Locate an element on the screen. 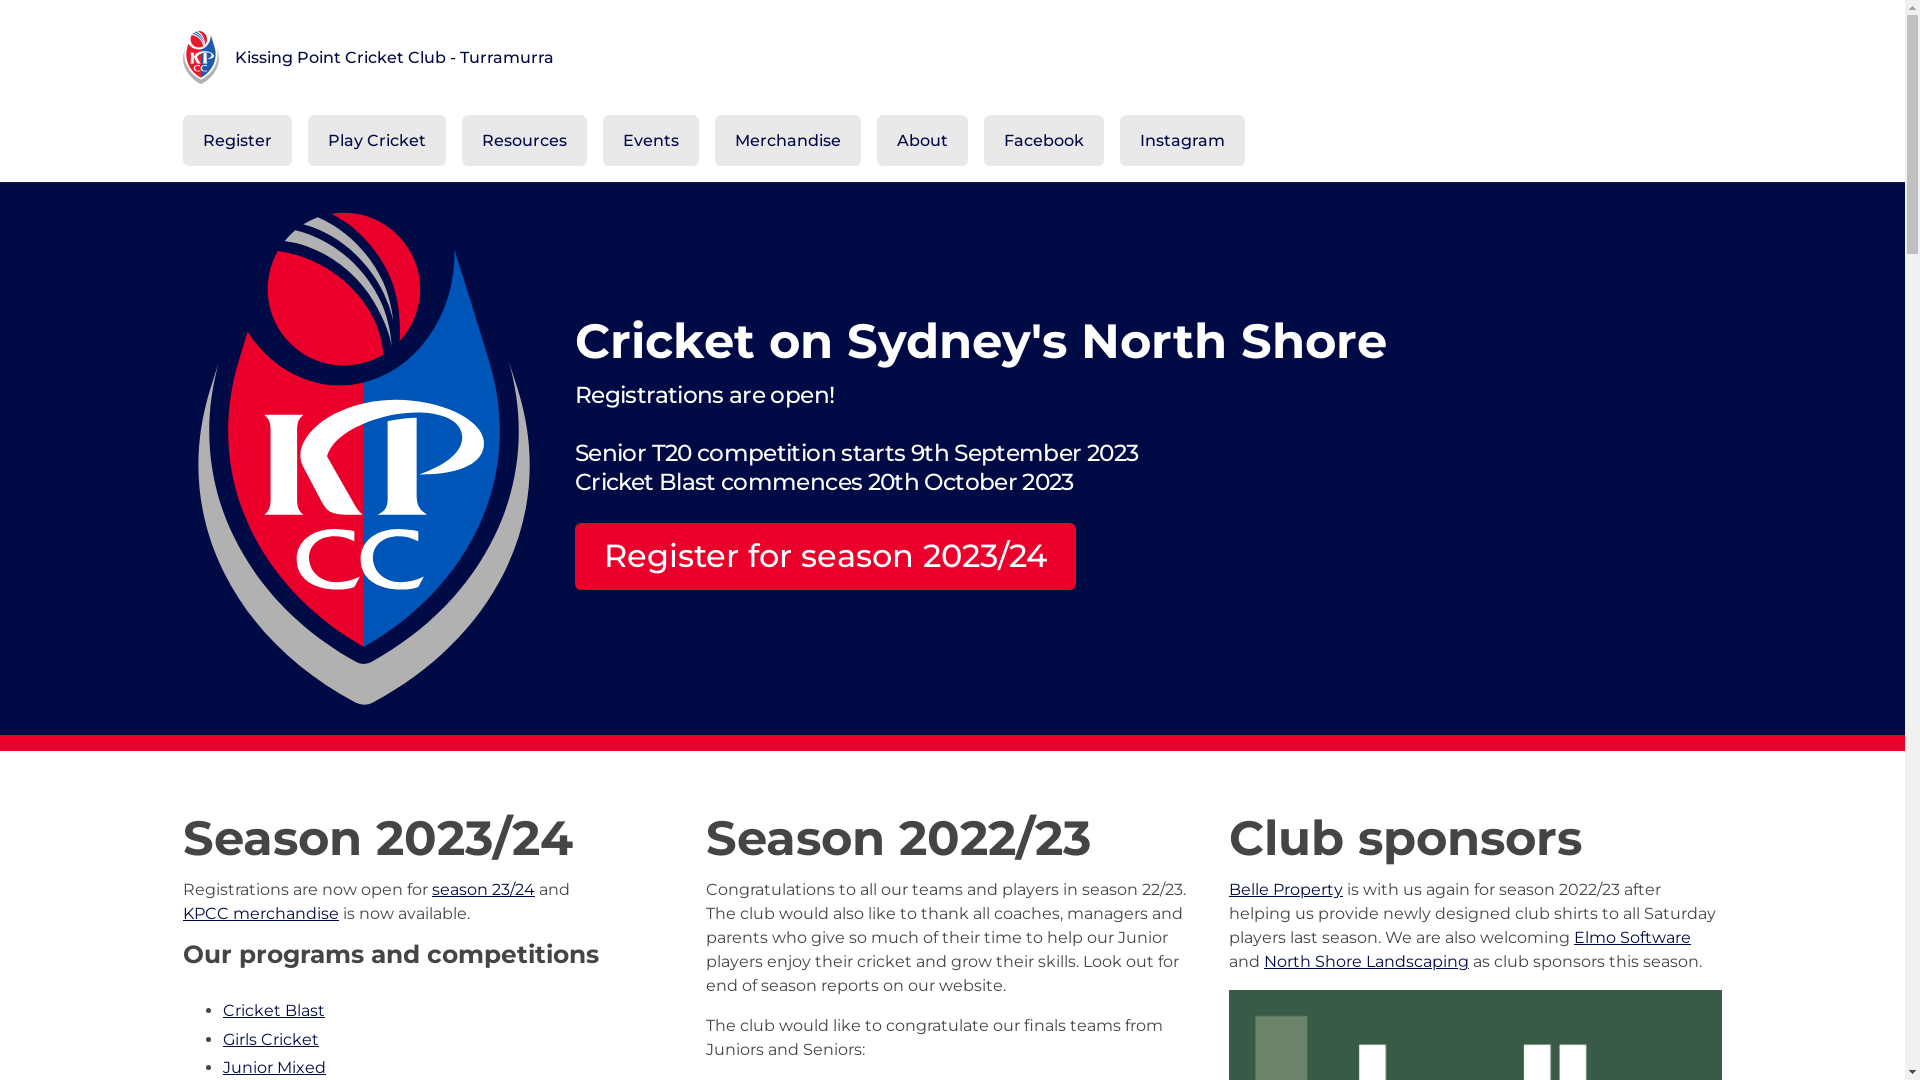  'Elmo Software' is located at coordinates (1632, 937).